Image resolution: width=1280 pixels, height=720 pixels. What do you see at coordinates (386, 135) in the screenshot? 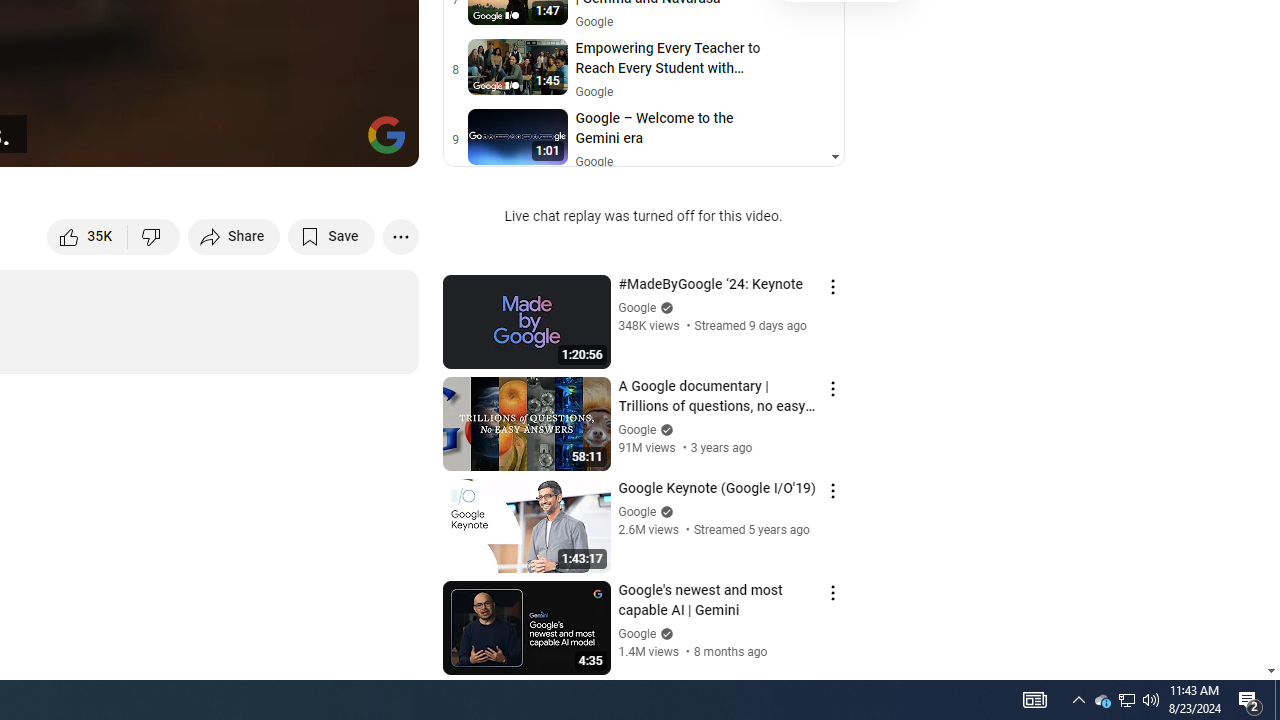
I see `'Channel watermark'` at bounding box center [386, 135].